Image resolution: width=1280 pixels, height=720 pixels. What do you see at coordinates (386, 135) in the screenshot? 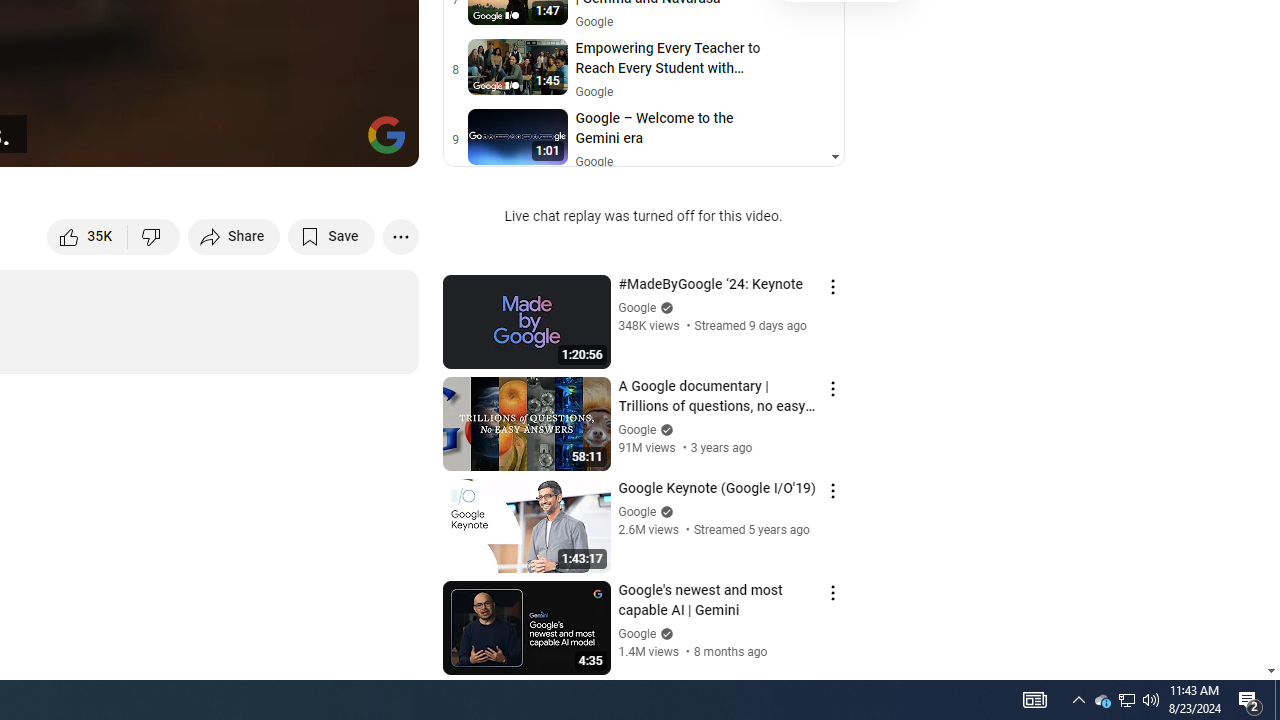
I see `'Channel watermark'` at bounding box center [386, 135].